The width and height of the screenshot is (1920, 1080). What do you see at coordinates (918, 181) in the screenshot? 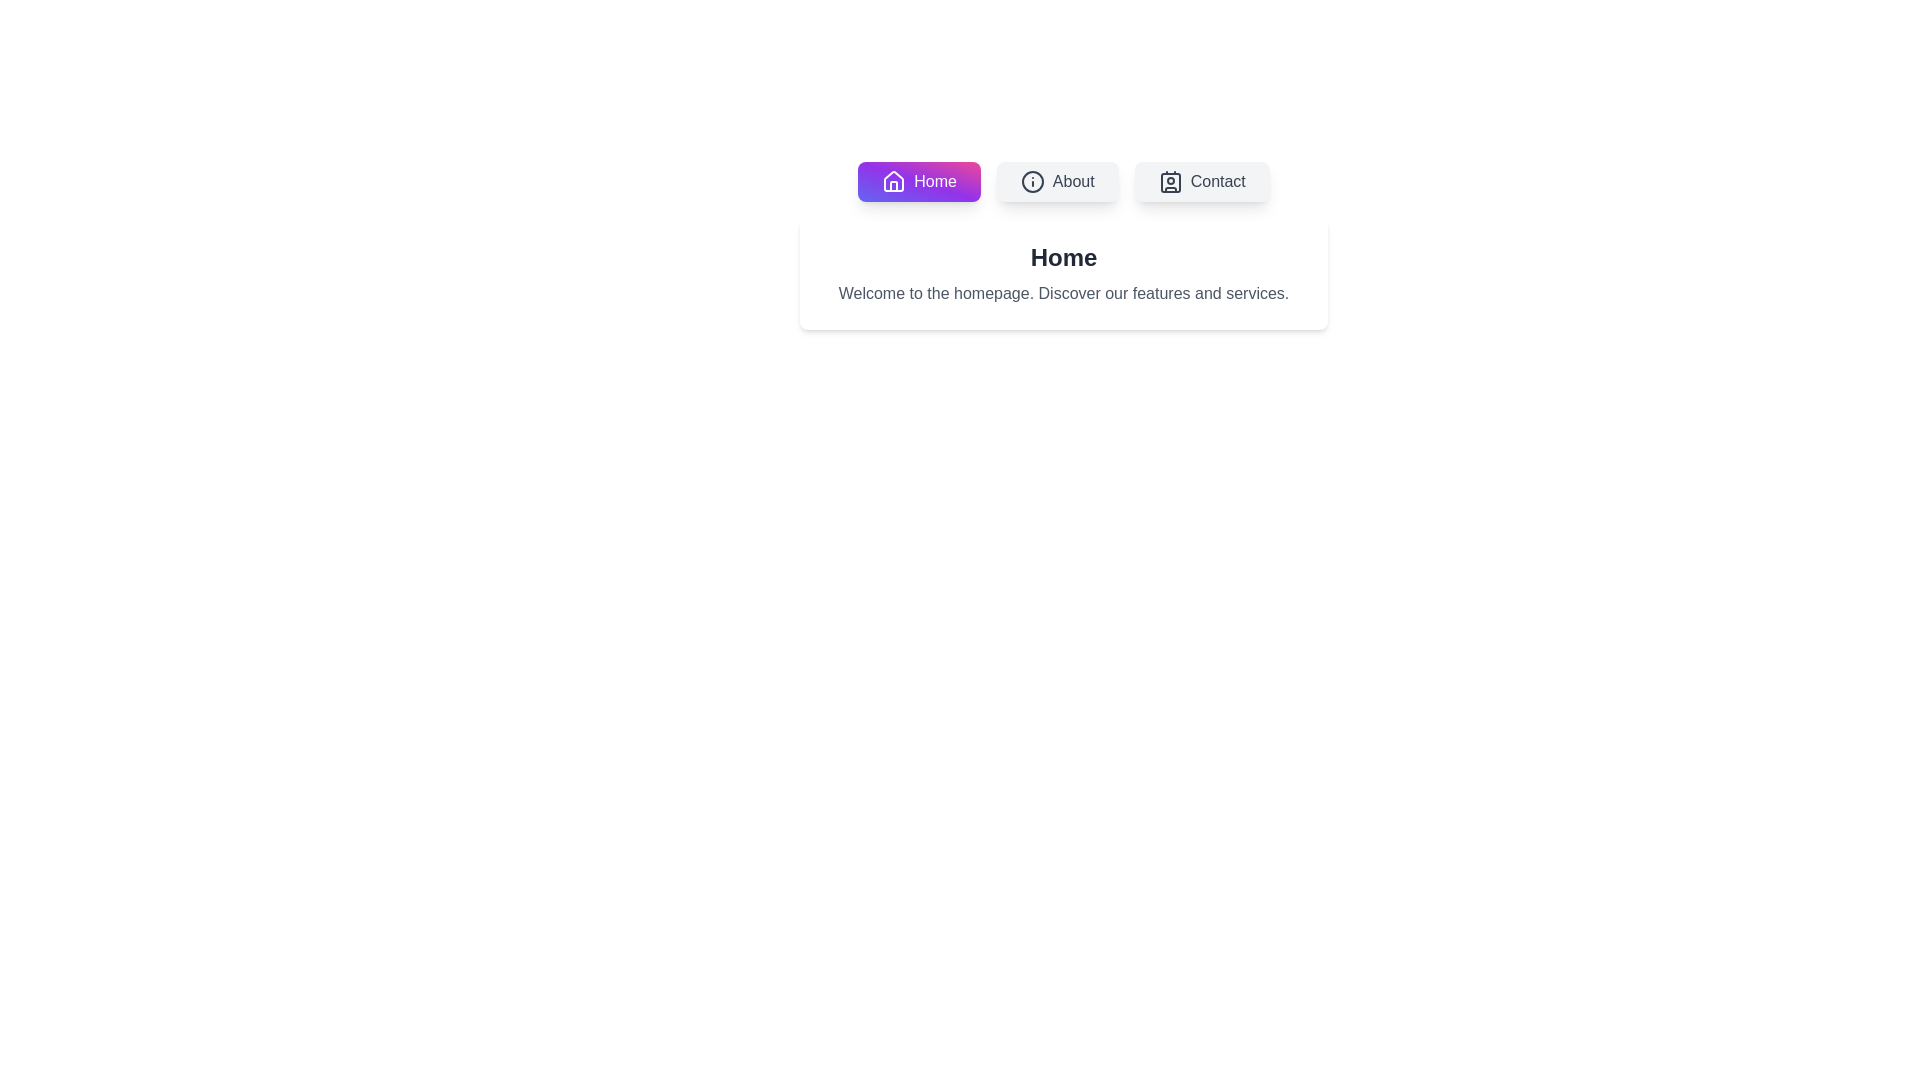
I see `the tab labeled Home` at bounding box center [918, 181].